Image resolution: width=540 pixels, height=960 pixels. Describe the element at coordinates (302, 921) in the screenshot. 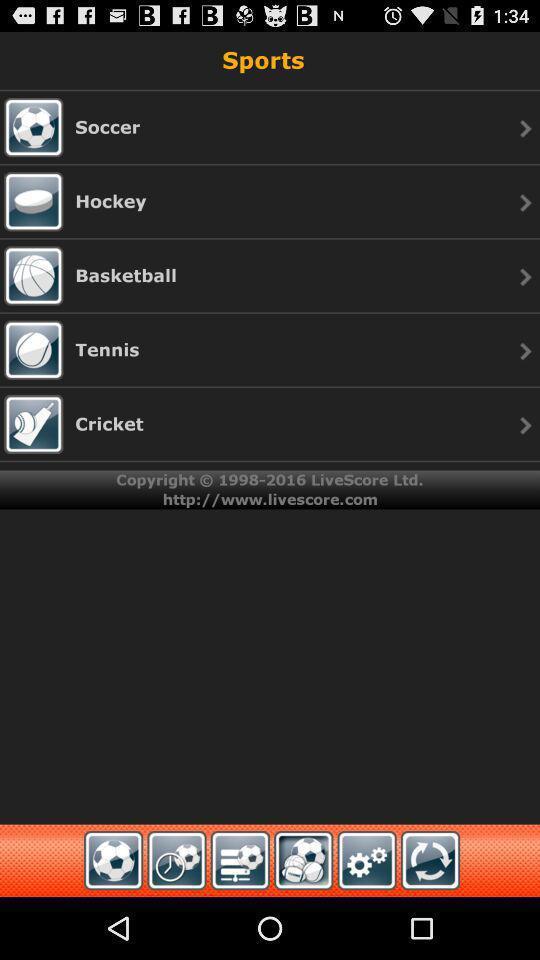

I see `the avatar icon` at that location.